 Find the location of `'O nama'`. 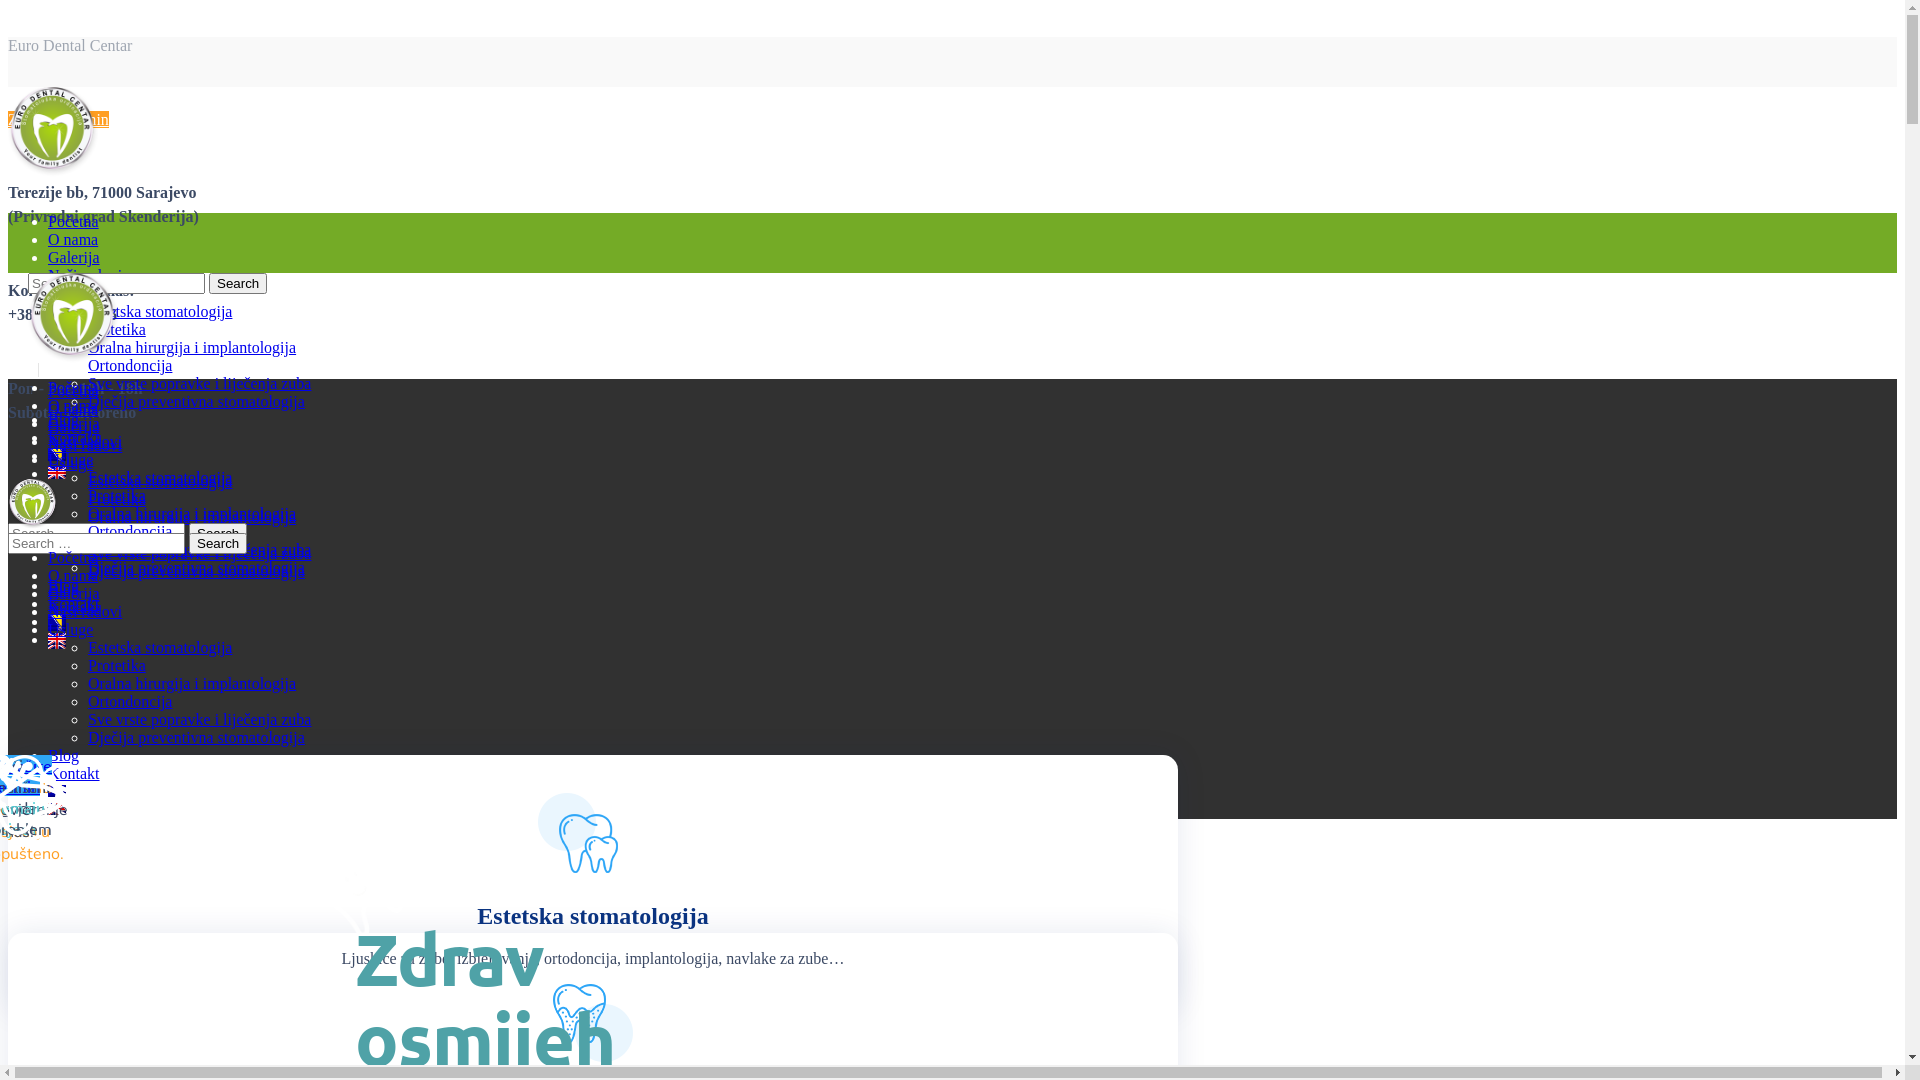

'O nama' is located at coordinates (48, 575).